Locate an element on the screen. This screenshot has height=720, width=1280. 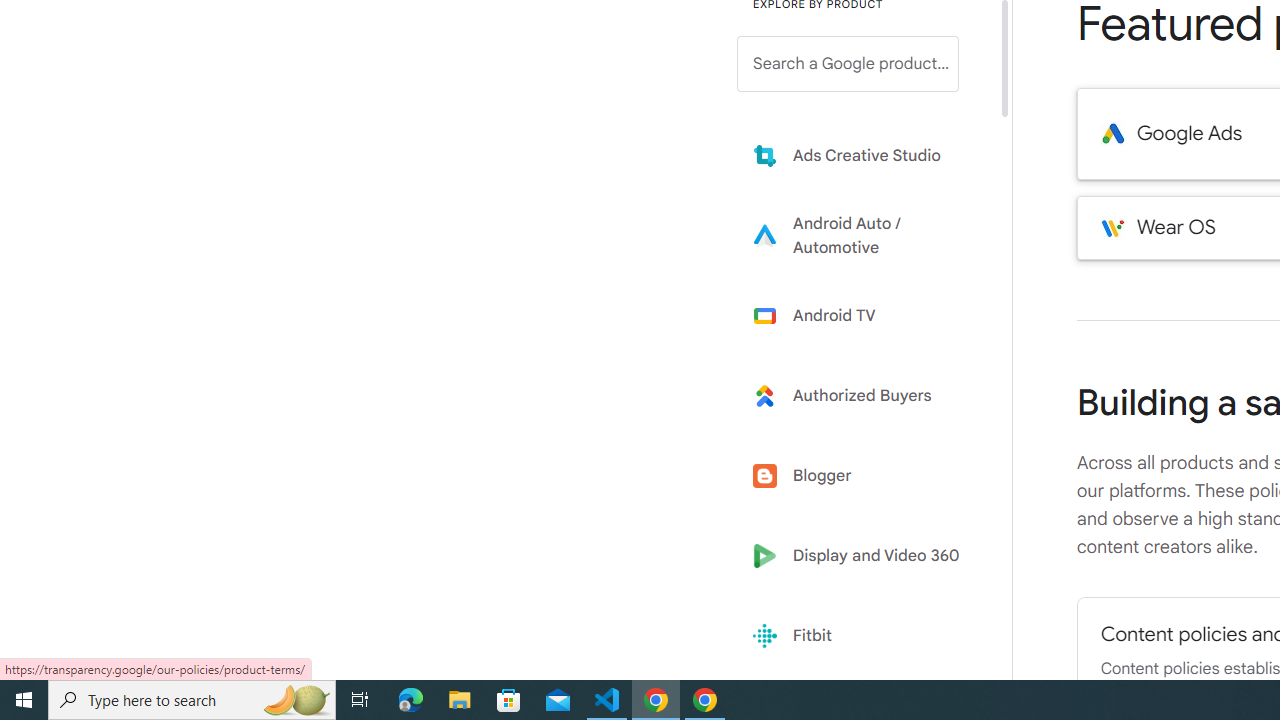
'Learn more about Ads Creative Studio' is located at coordinates (862, 154).